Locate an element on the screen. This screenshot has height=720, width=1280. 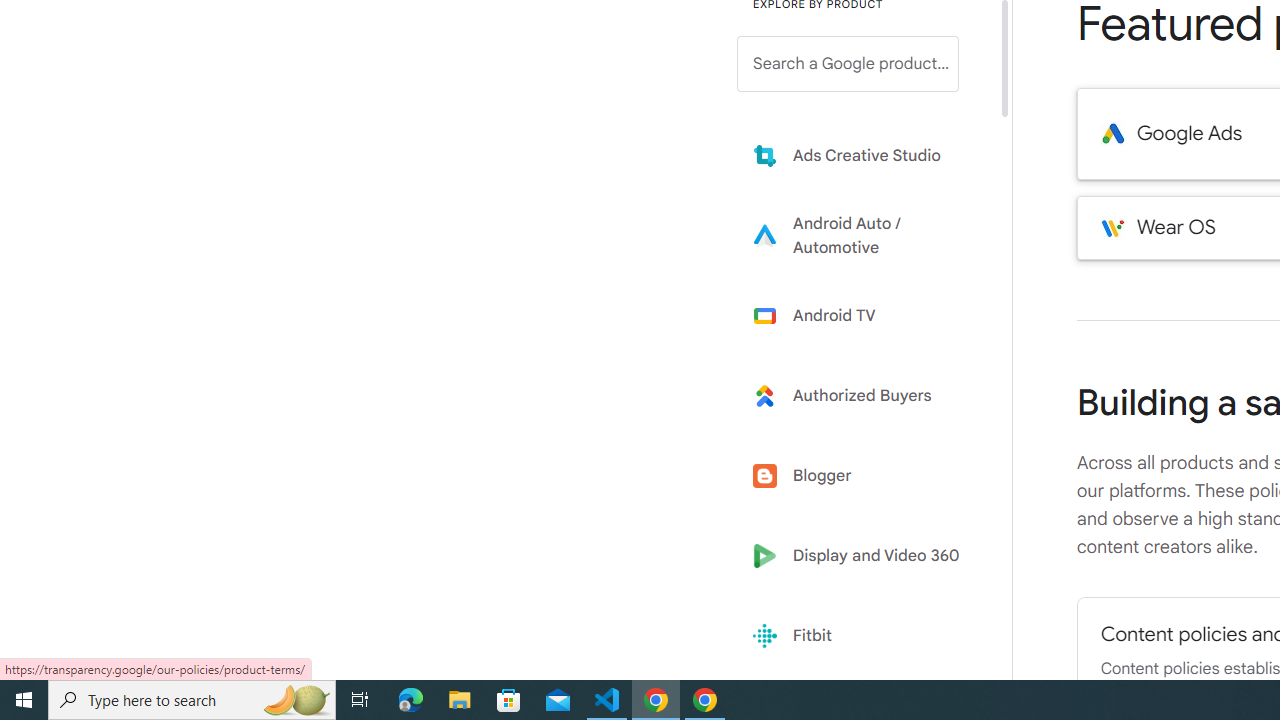
'Learn more about Ads Creative Studio' is located at coordinates (862, 154).